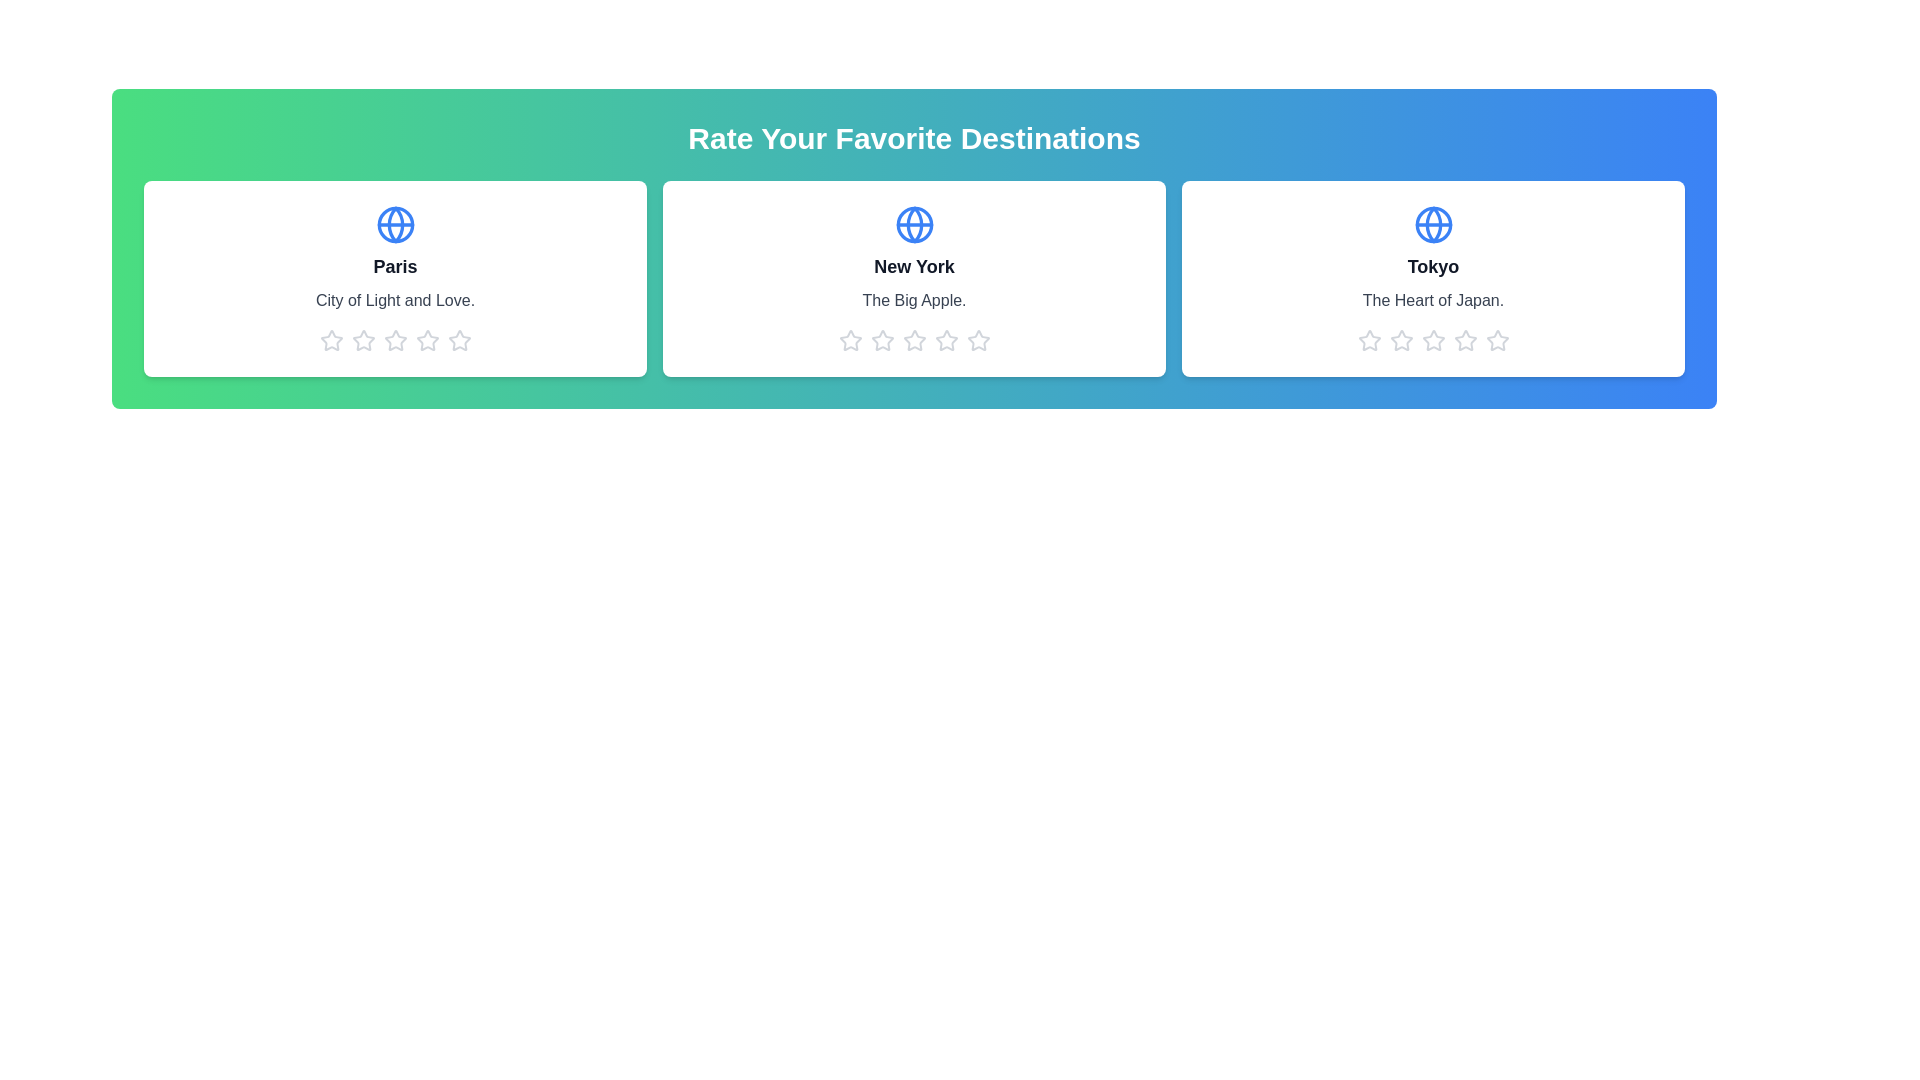 This screenshot has height=1080, width=1920. I want to click on the header text to view it, so click(913, 137).